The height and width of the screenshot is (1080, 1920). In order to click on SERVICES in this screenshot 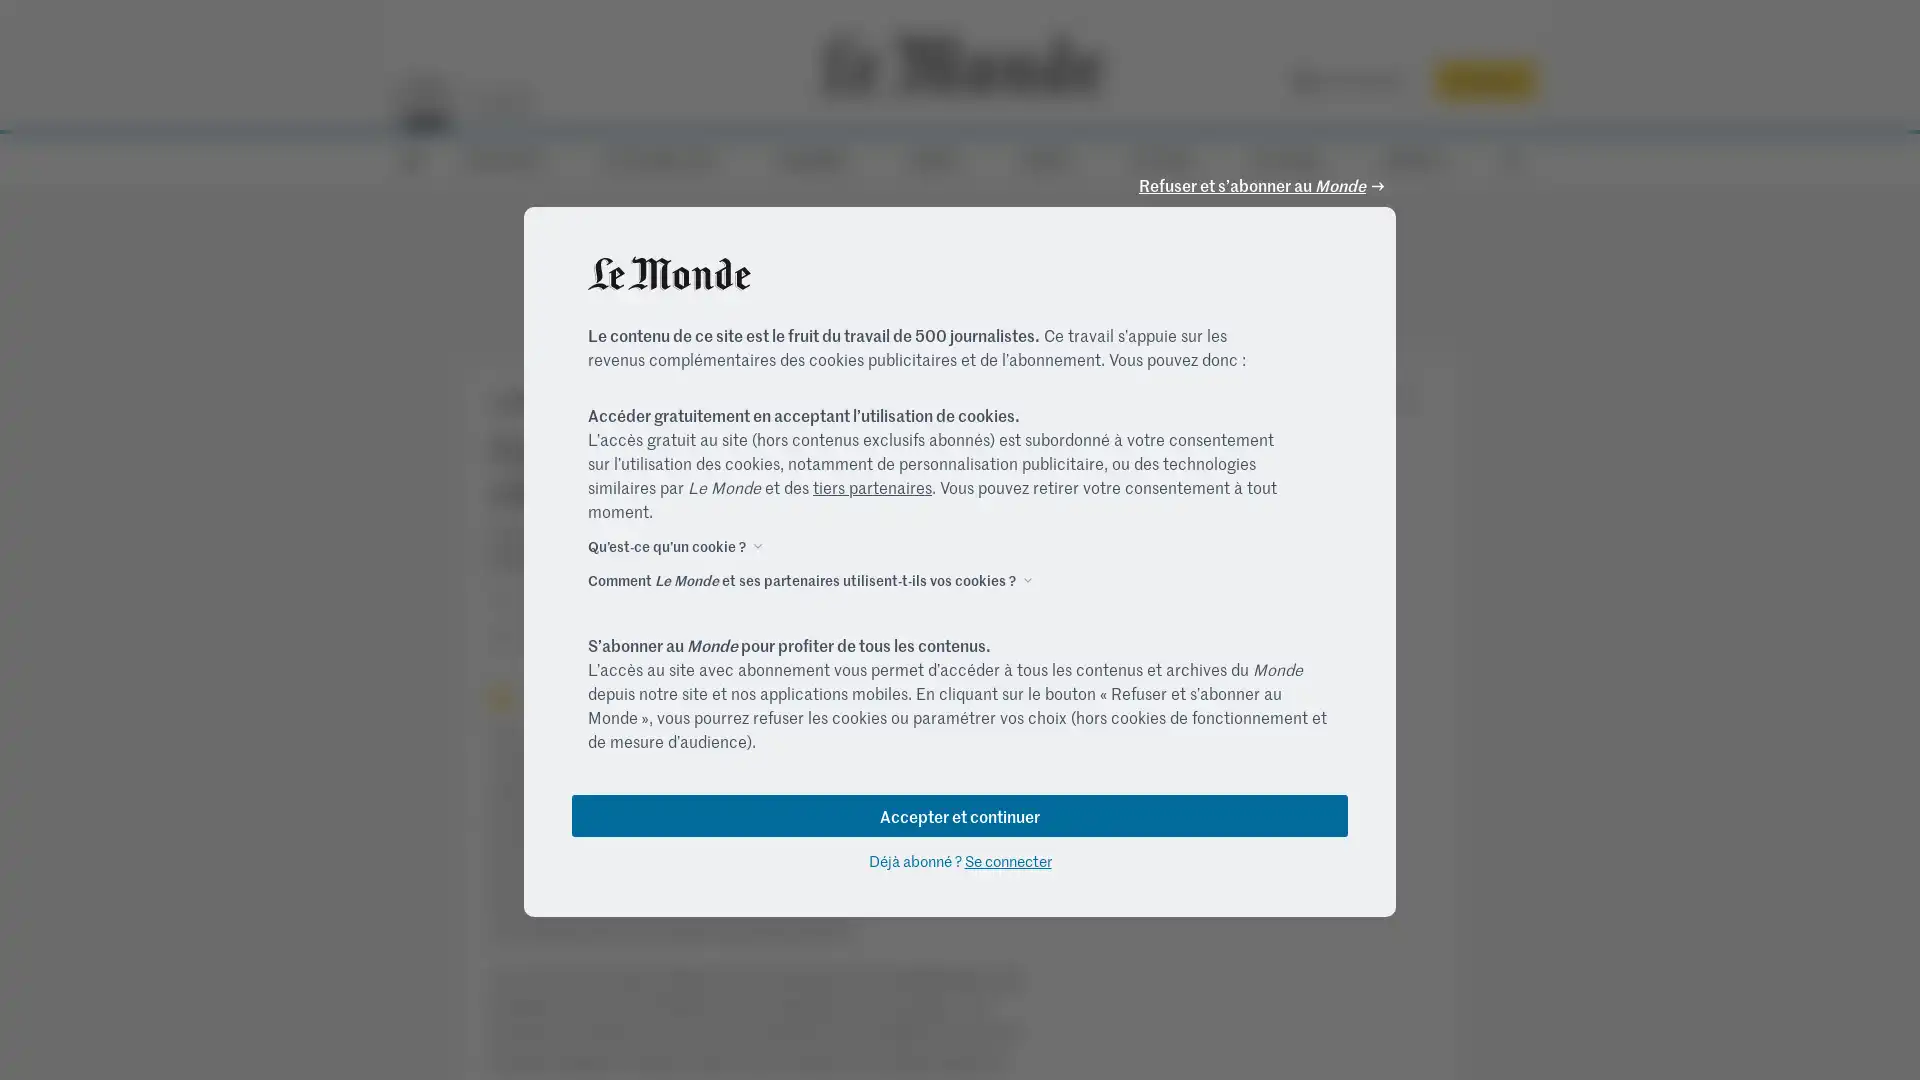, I will do `click(1421, 158)`.